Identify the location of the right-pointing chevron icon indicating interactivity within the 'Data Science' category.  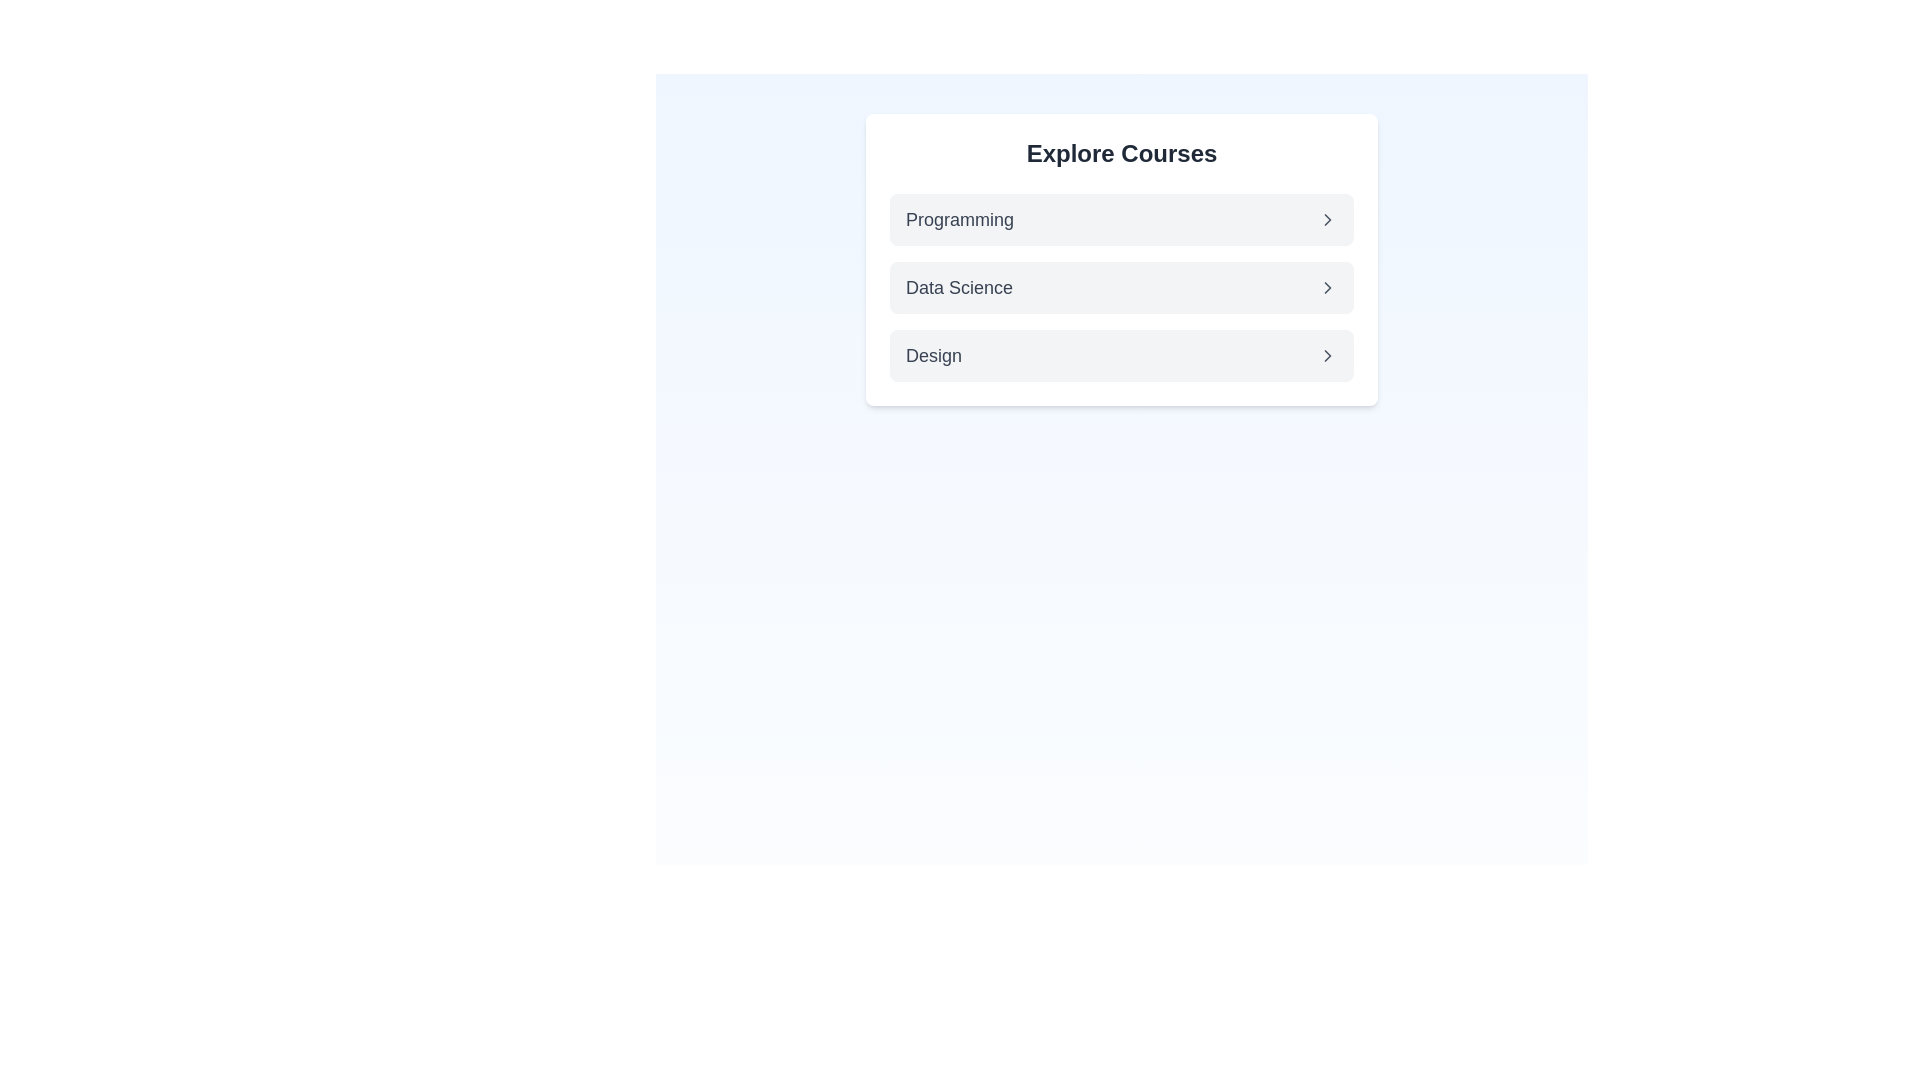
(1328, 288).